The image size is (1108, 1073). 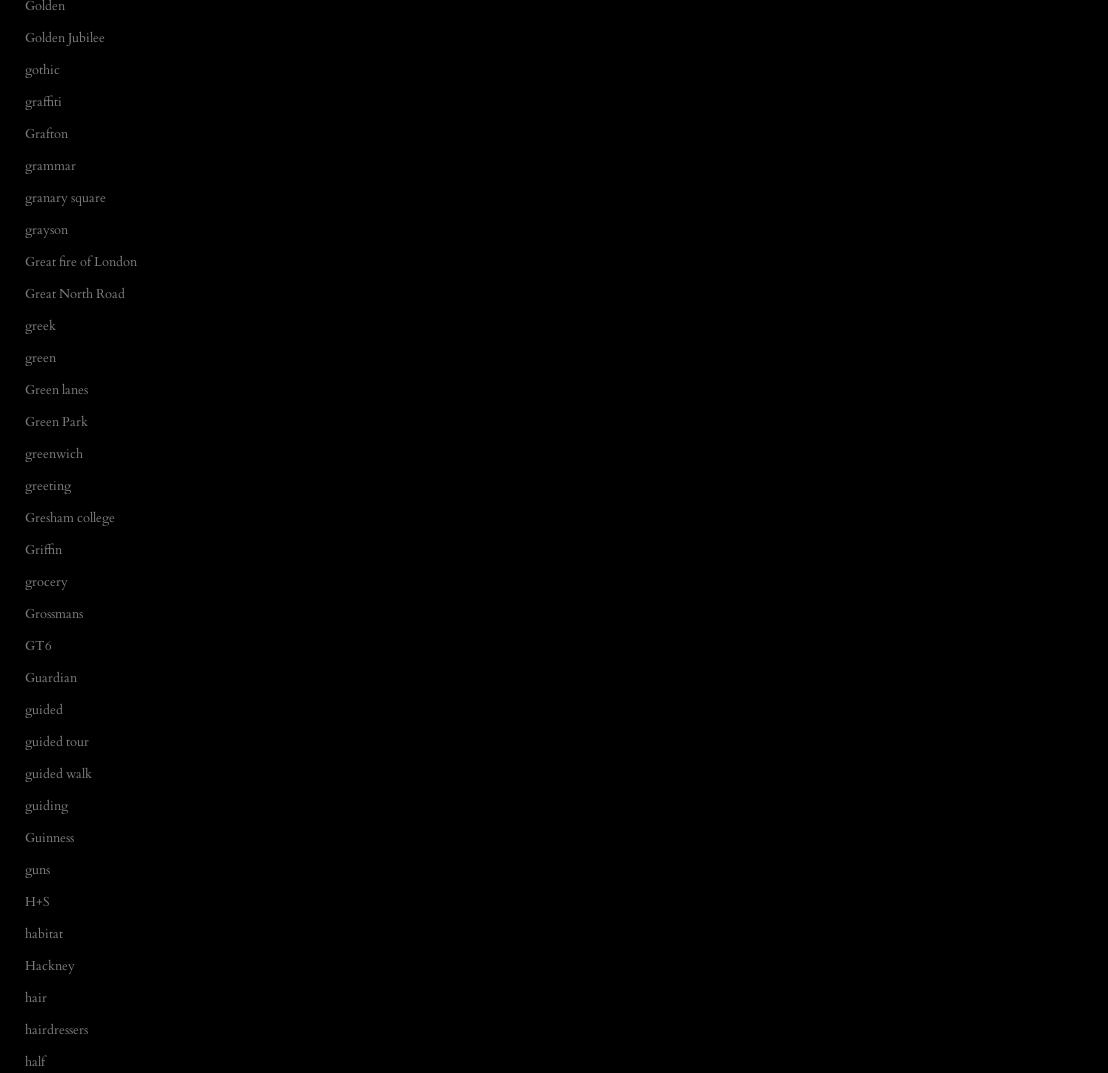 What do you see at coordinates (25, 387) in the screenshot?
I see `'Green lanes'` at bounding box center [25, 387].